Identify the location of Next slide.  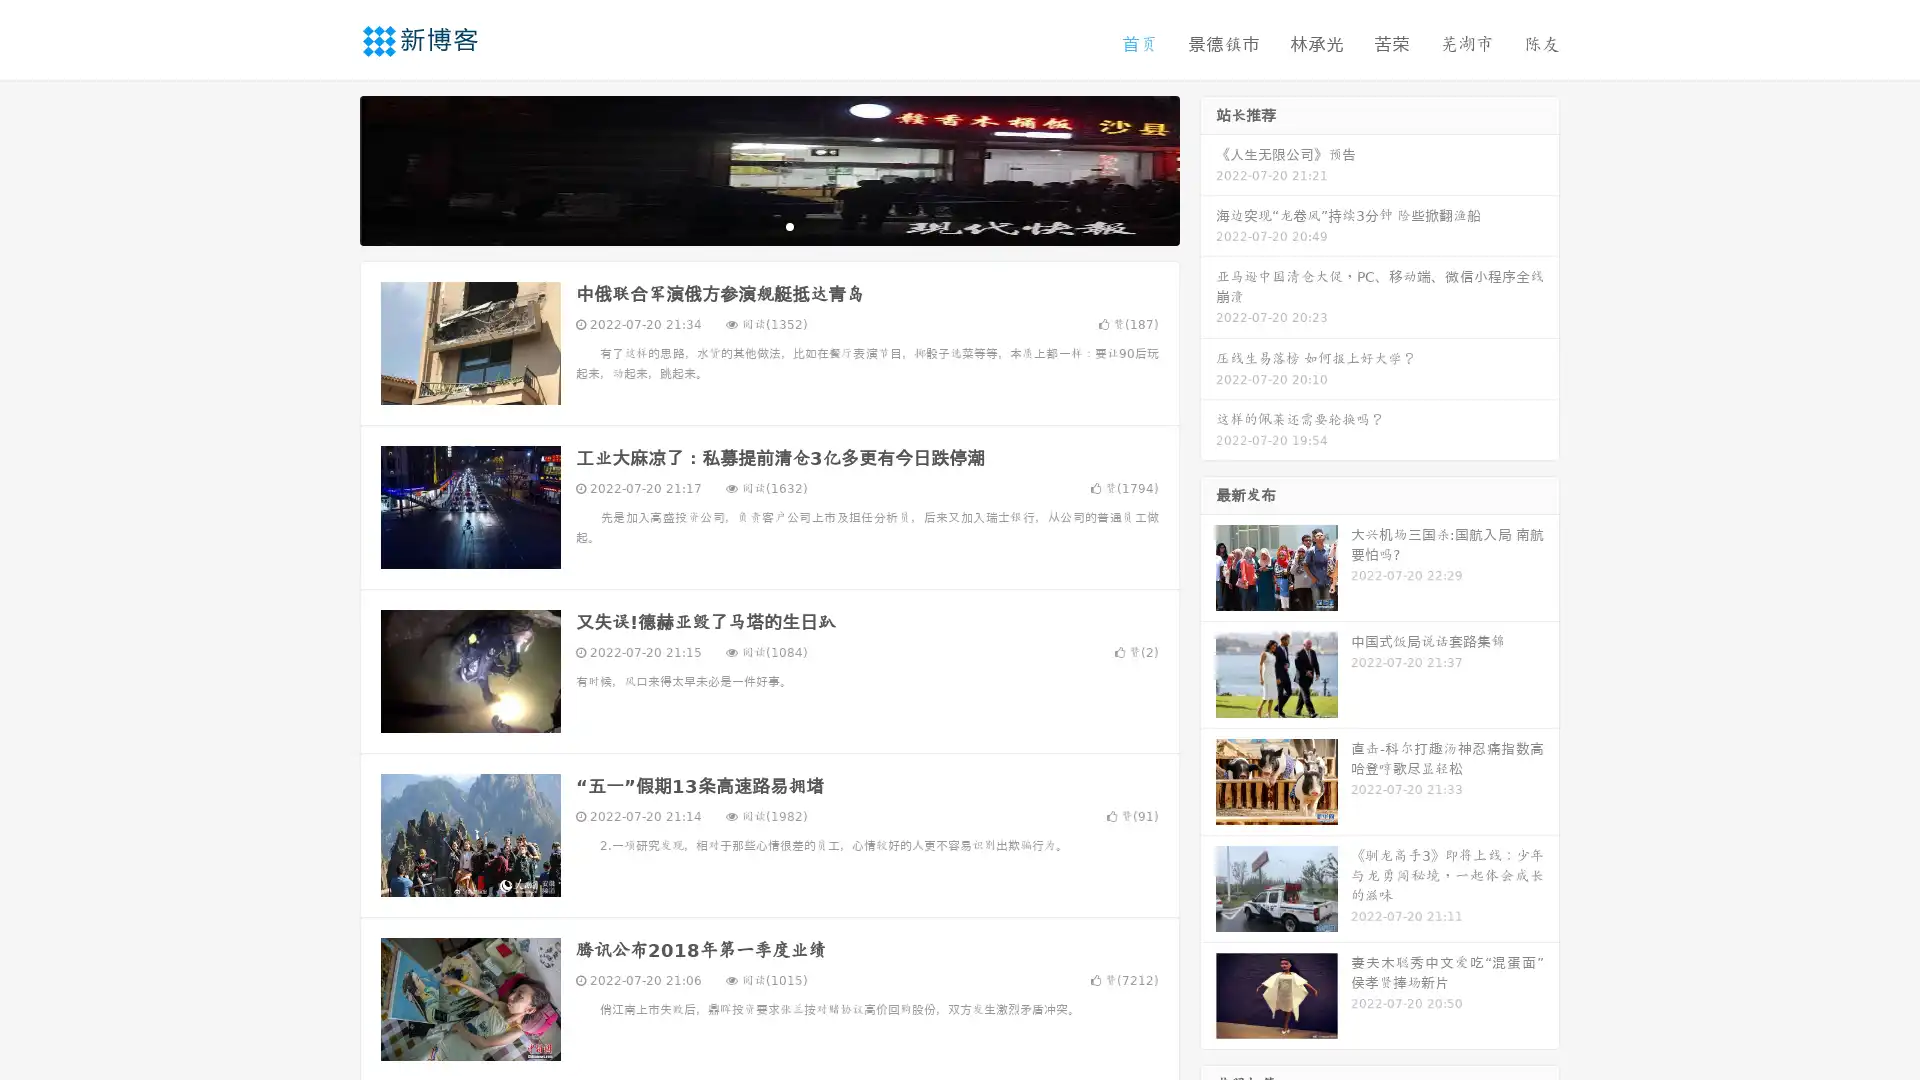
(1208, 168).